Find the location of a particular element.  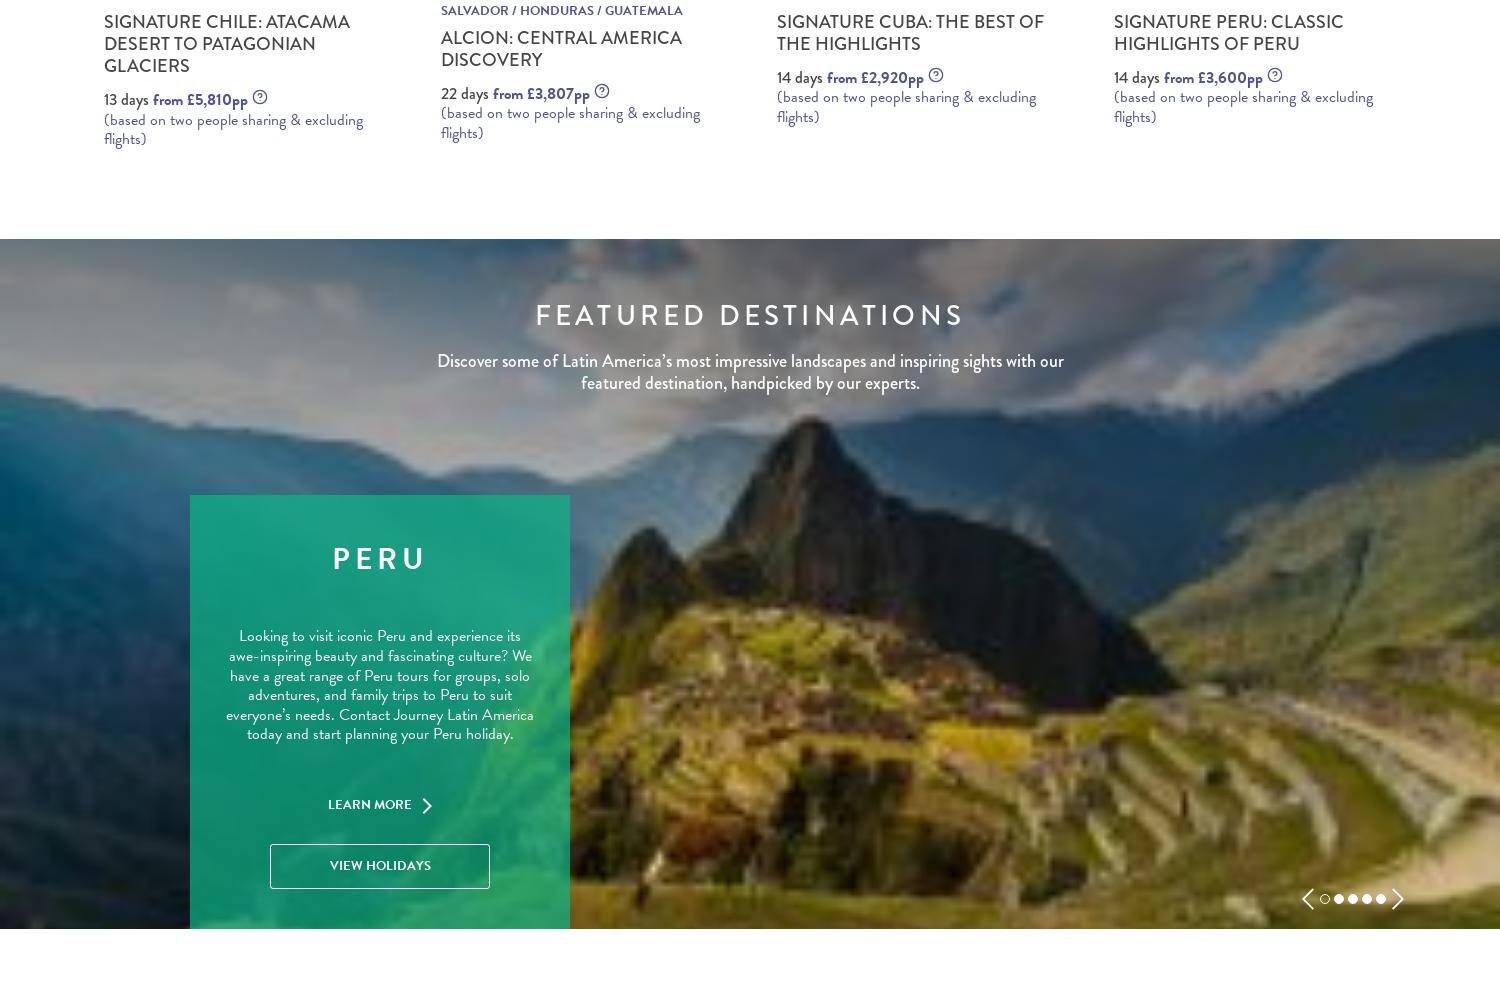

'Signature Cuba: The best of the highlights' is located at coordinates (910, 31).